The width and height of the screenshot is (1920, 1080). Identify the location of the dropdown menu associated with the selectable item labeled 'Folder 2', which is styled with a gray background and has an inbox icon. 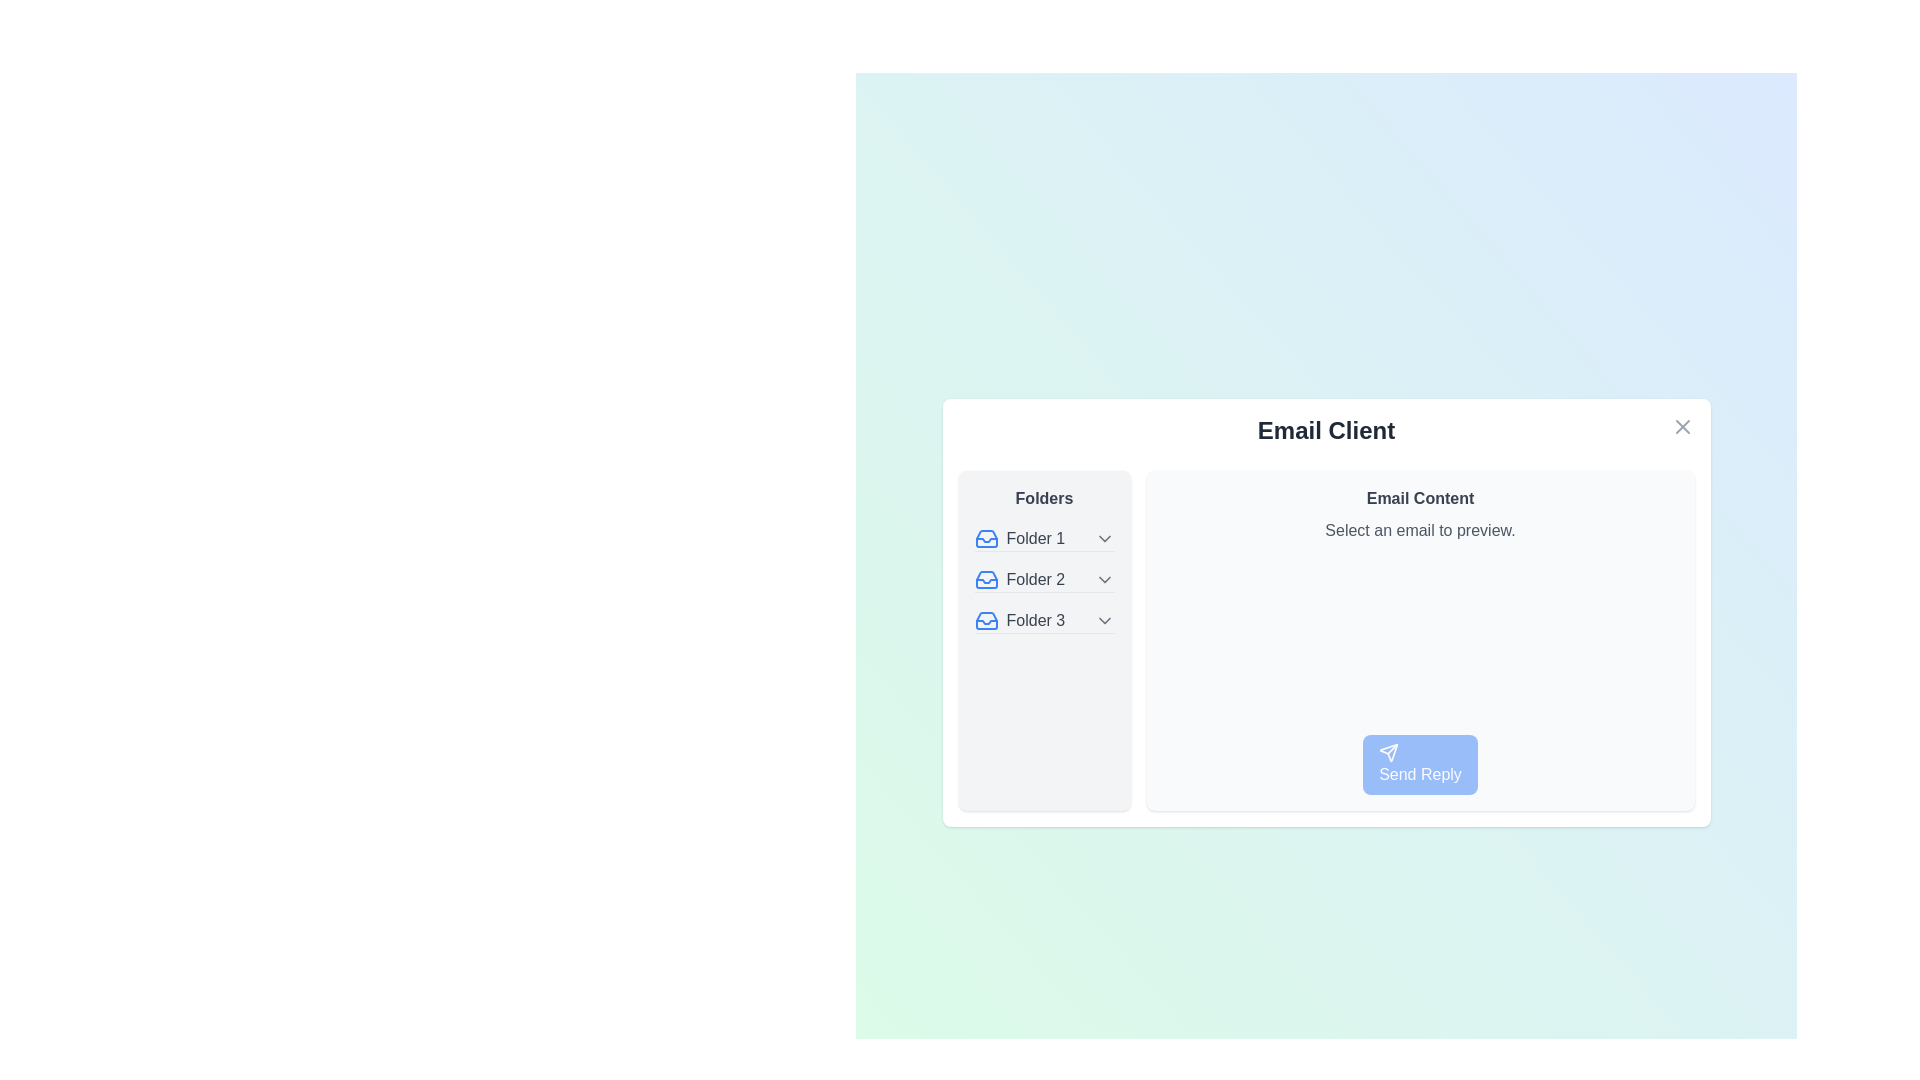
(1043, 580).